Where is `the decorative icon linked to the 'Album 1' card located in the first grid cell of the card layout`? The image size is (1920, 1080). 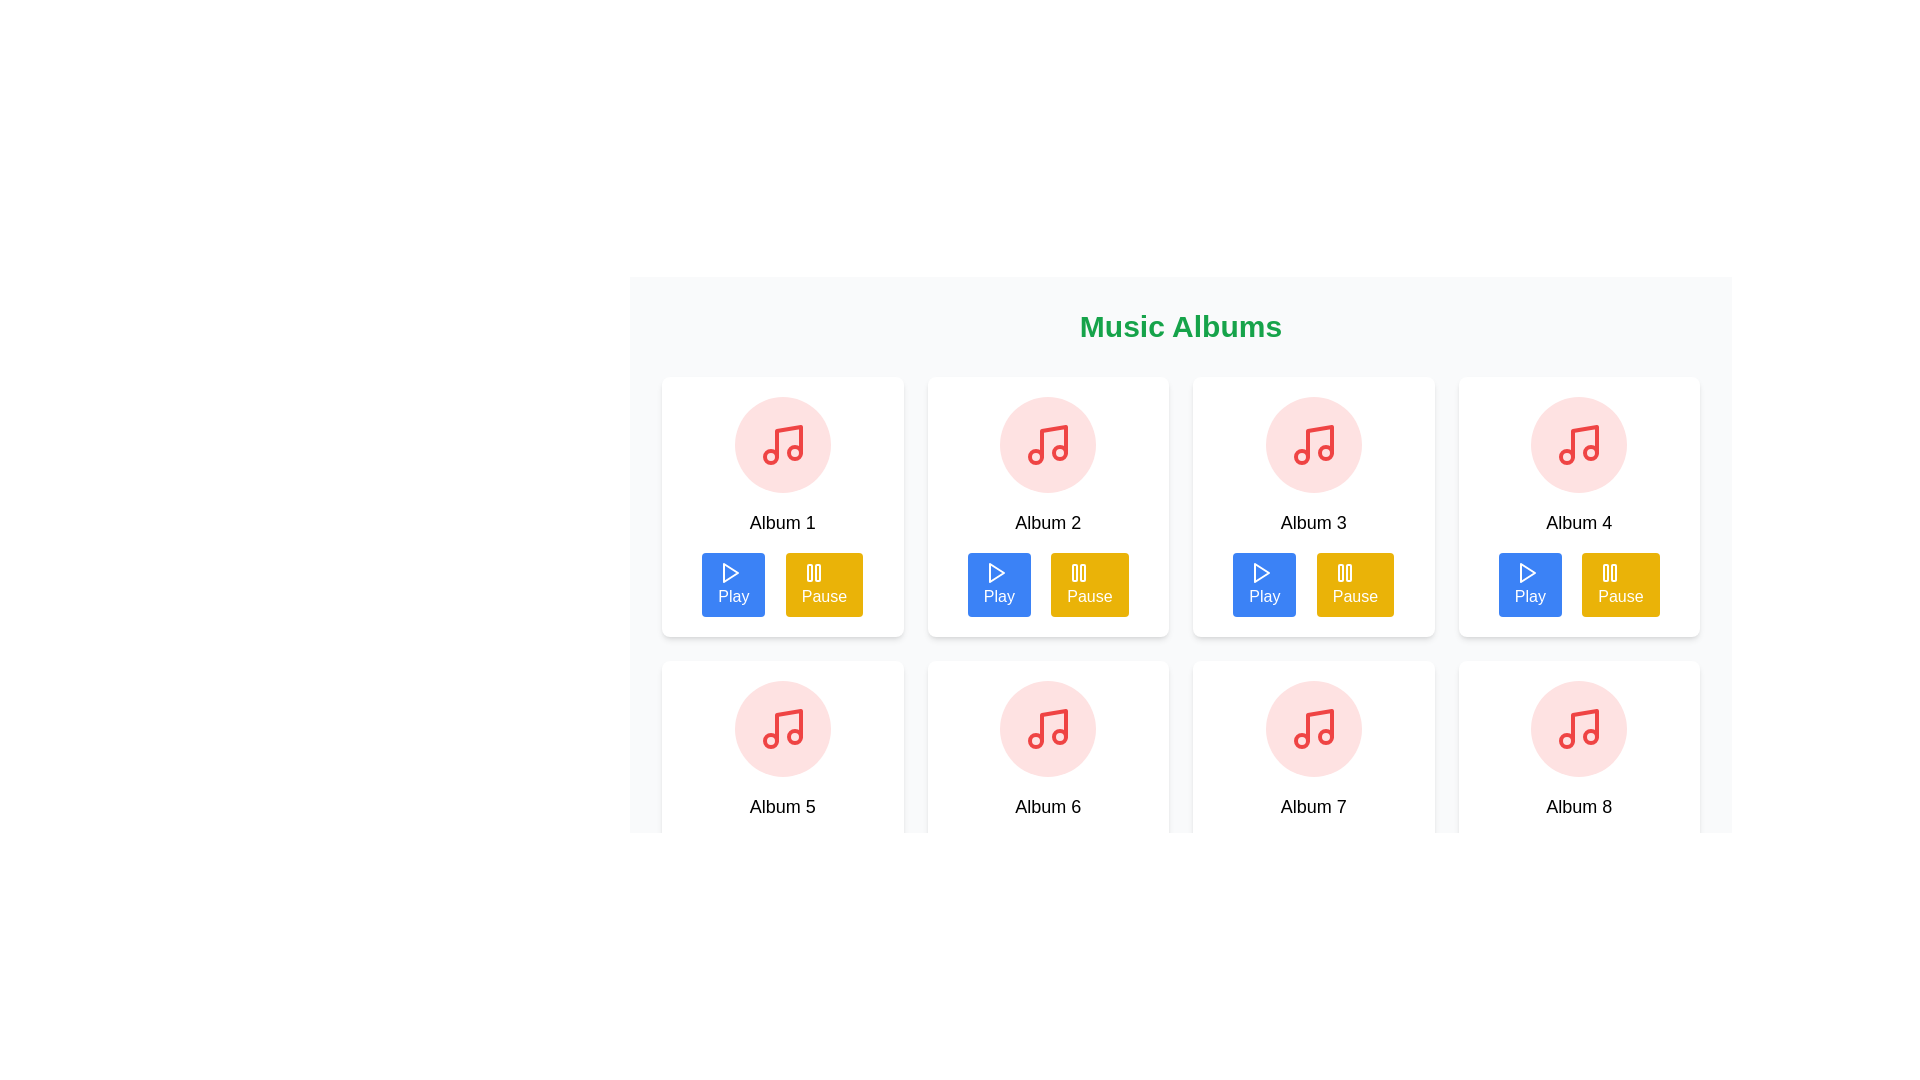
the decorative icon linked to the 'Album 1' card located in the first grid cell of the card layout is located at coordinates (781, 443).